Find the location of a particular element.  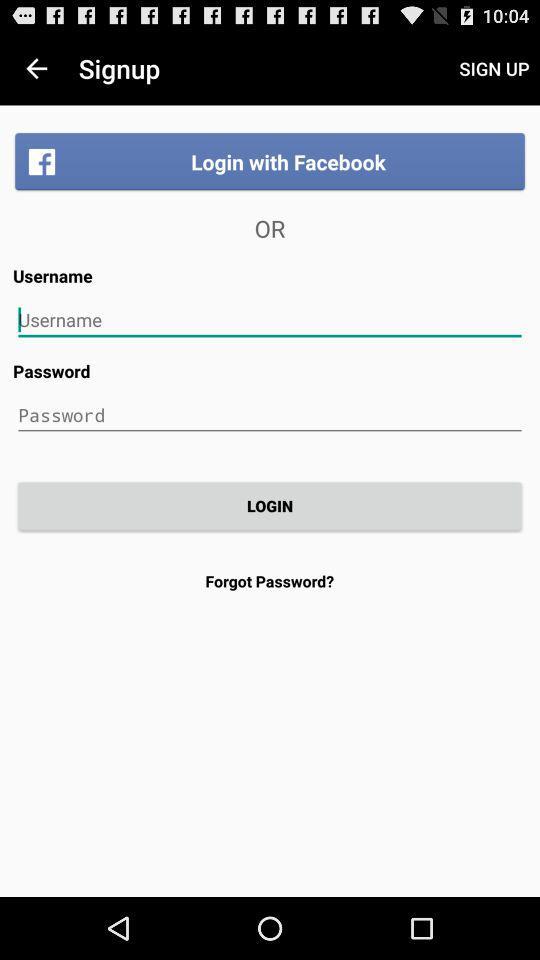

username field is located at coordinates (270, 320).